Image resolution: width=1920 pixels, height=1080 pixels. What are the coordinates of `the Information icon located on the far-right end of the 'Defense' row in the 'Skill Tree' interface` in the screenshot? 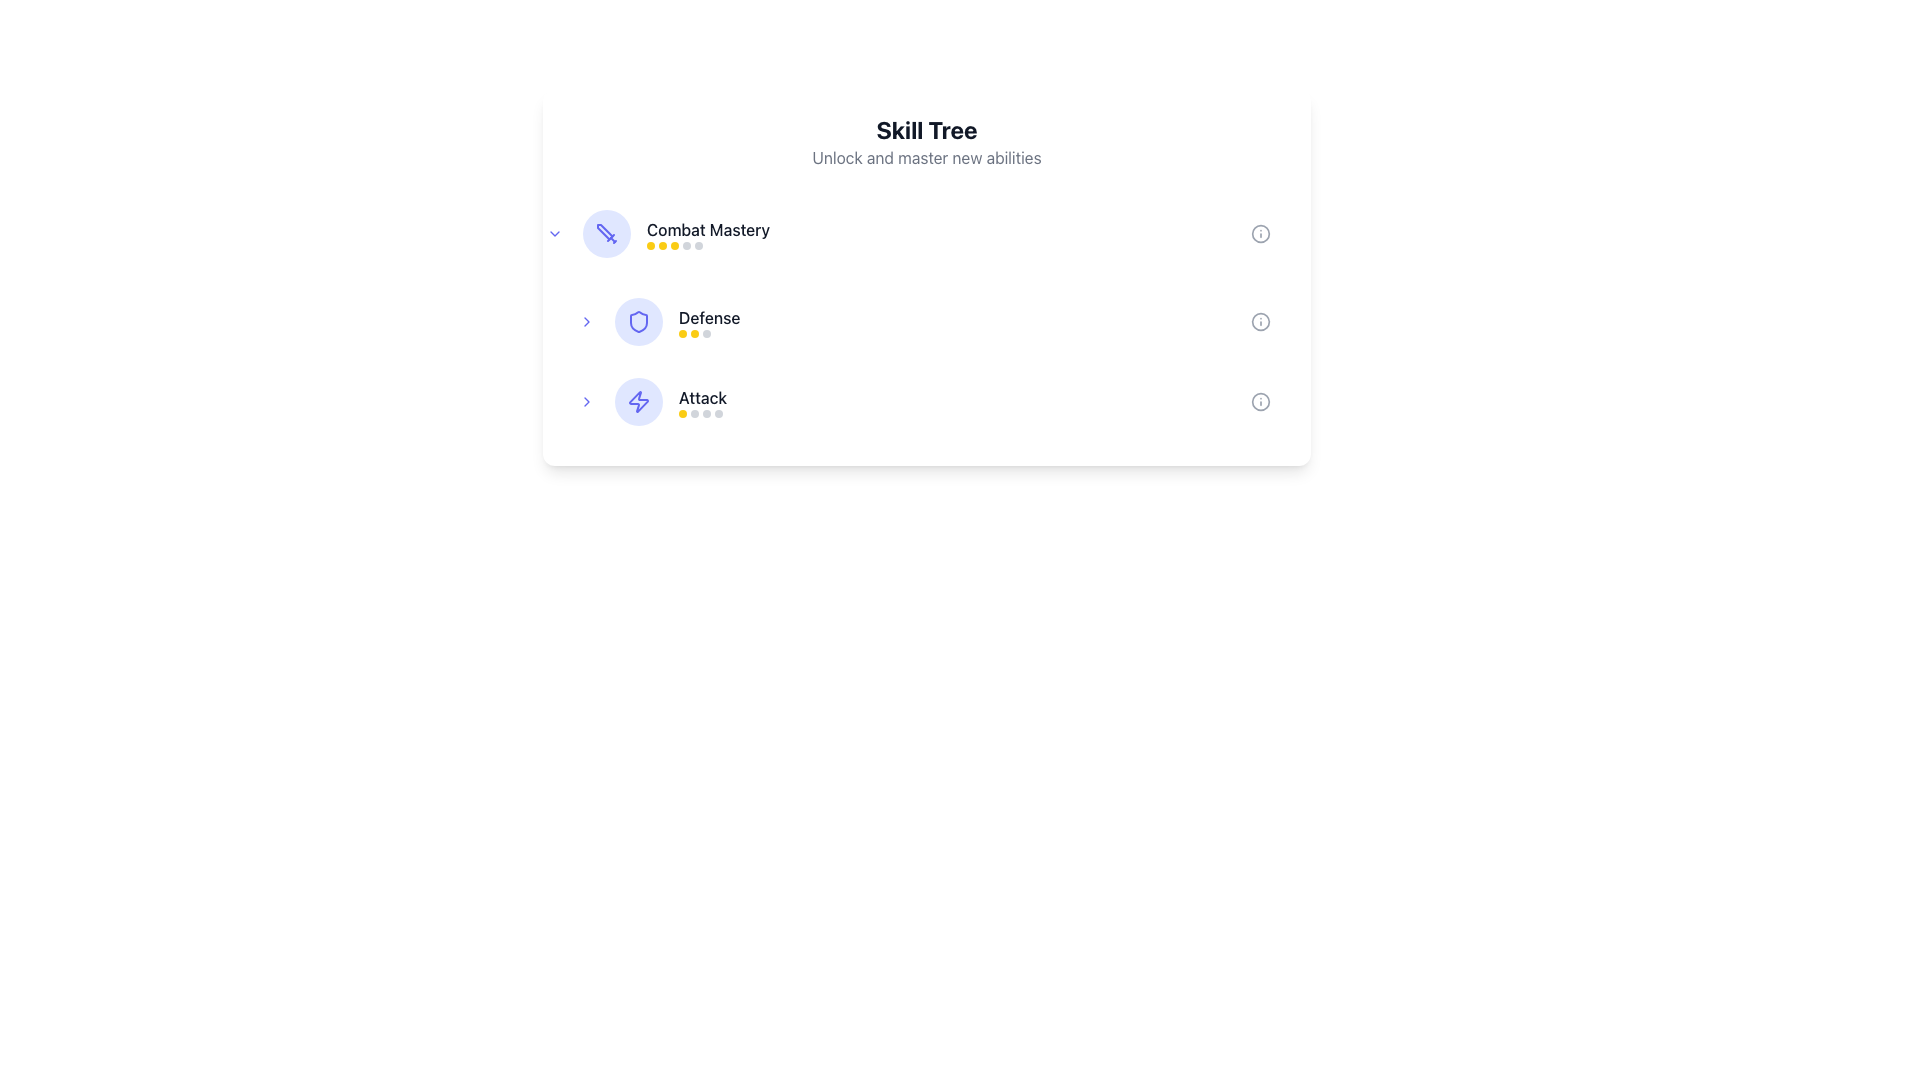 It's located at (1260, 320).